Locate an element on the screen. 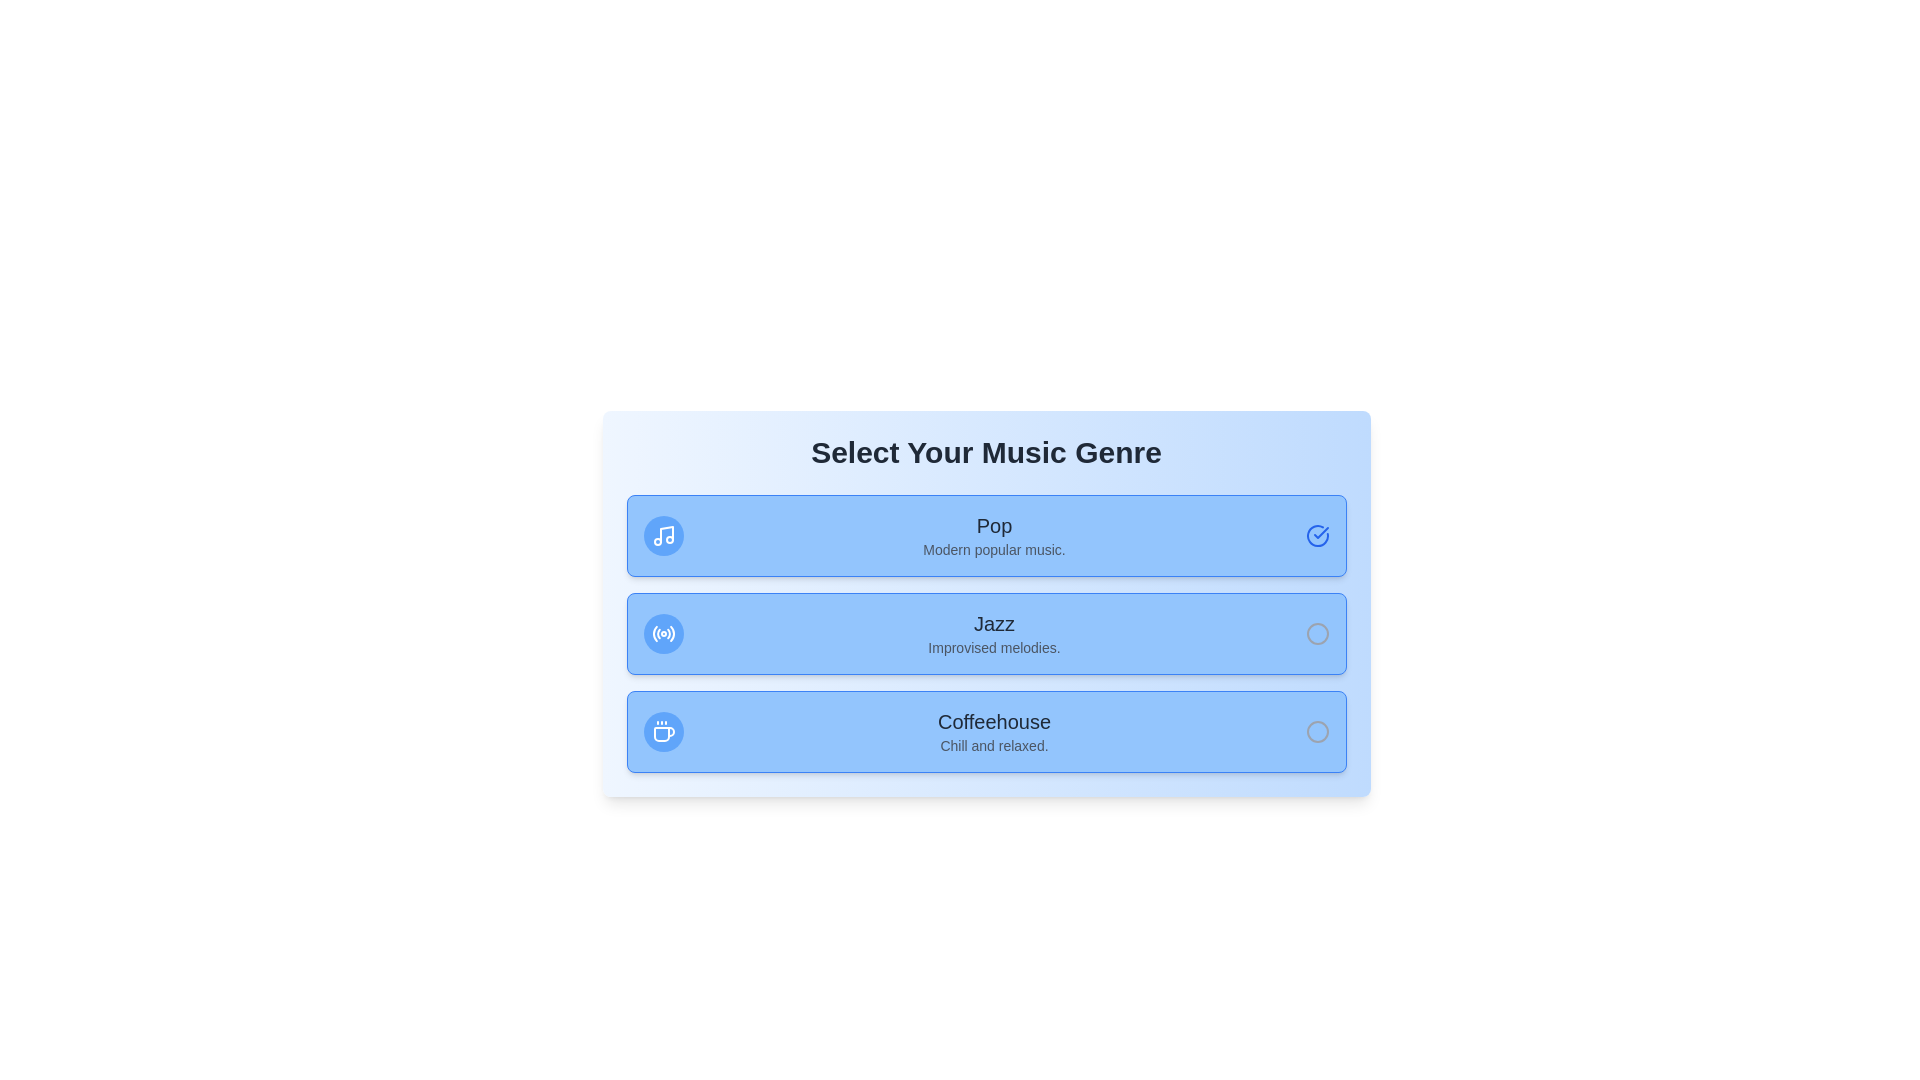 This screenshot has height=1080, width=1920. the Text label that describes the genre 'Jazz' and its characteristic 'Improvised melodies', located below the 'Jazz' text within the blue rectangular card, which is the second card in the vertically stacked list of options is located at coordinates (994, 648).